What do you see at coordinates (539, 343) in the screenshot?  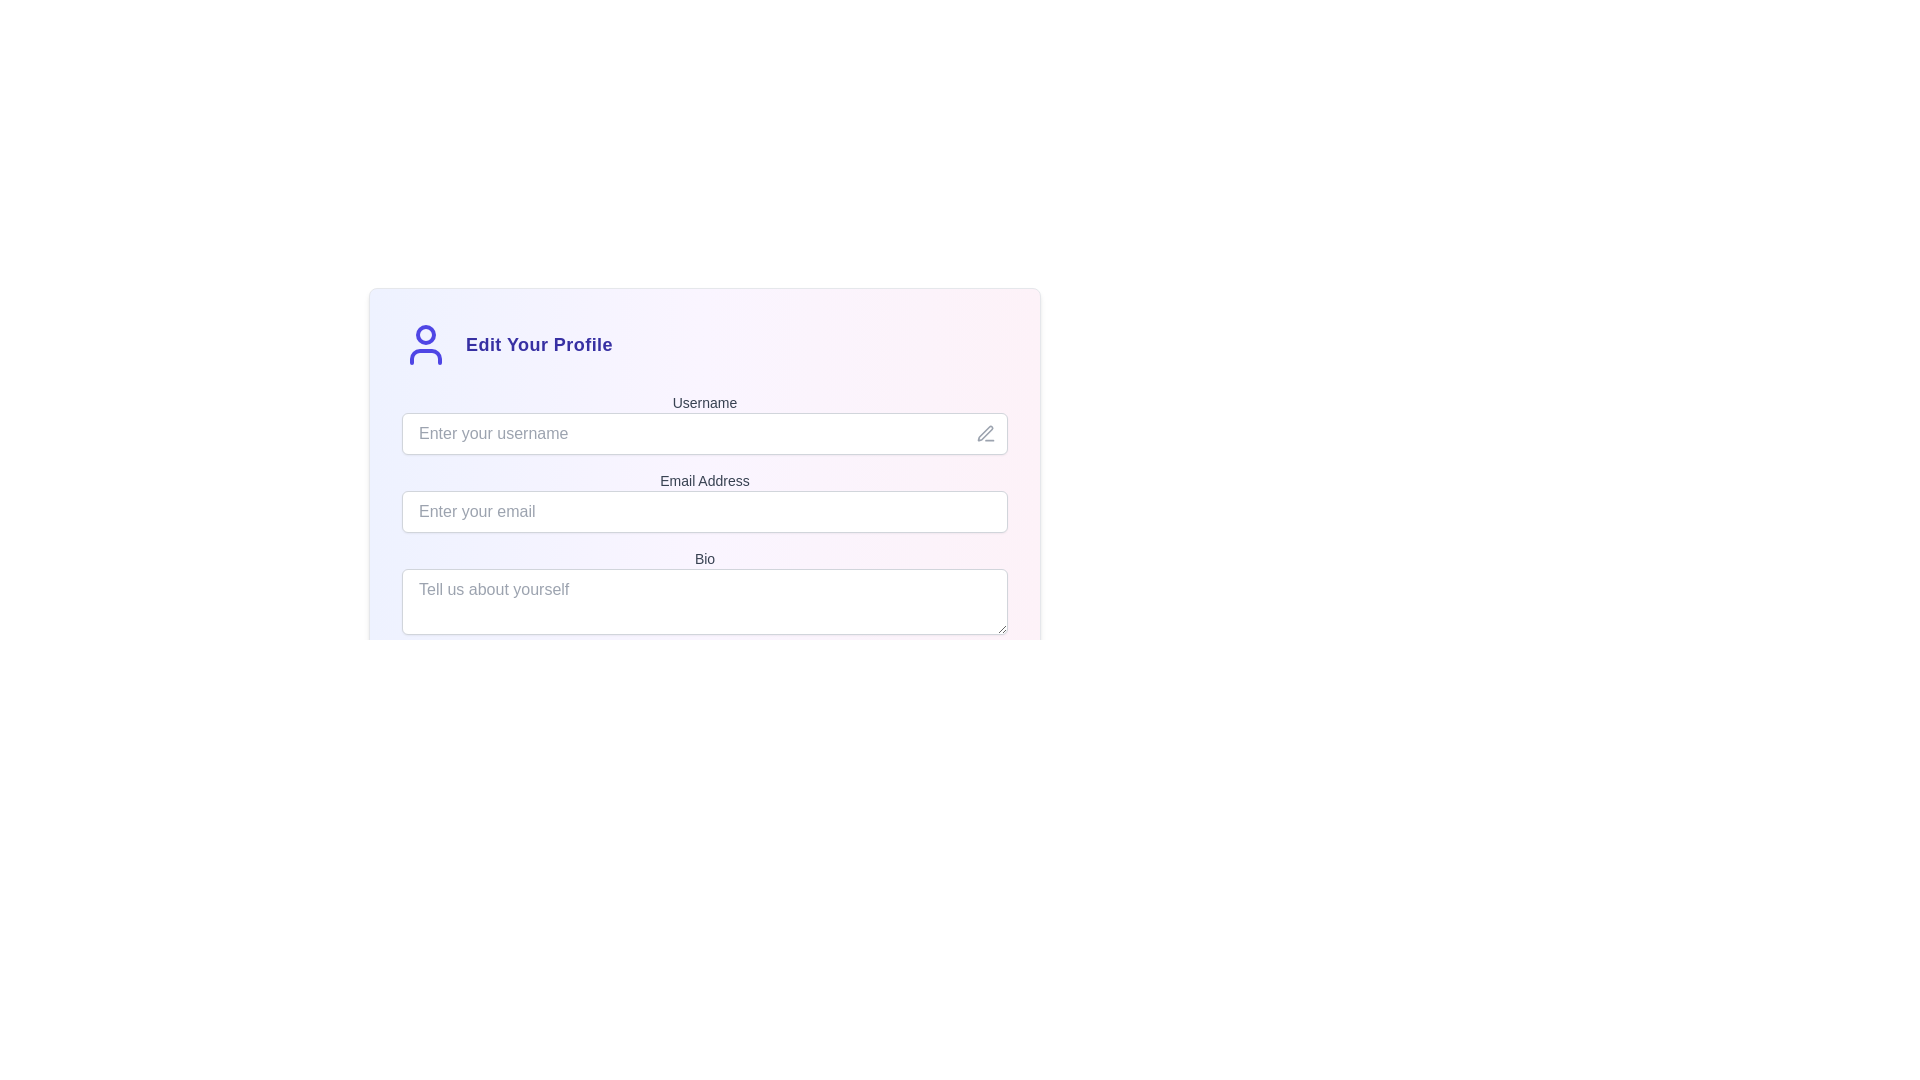 I see `the label that serves as the heading for the profile editing section, located on the upper left side of the form interface, adjacent to the user profile icon` at bounding box center [539, 343].